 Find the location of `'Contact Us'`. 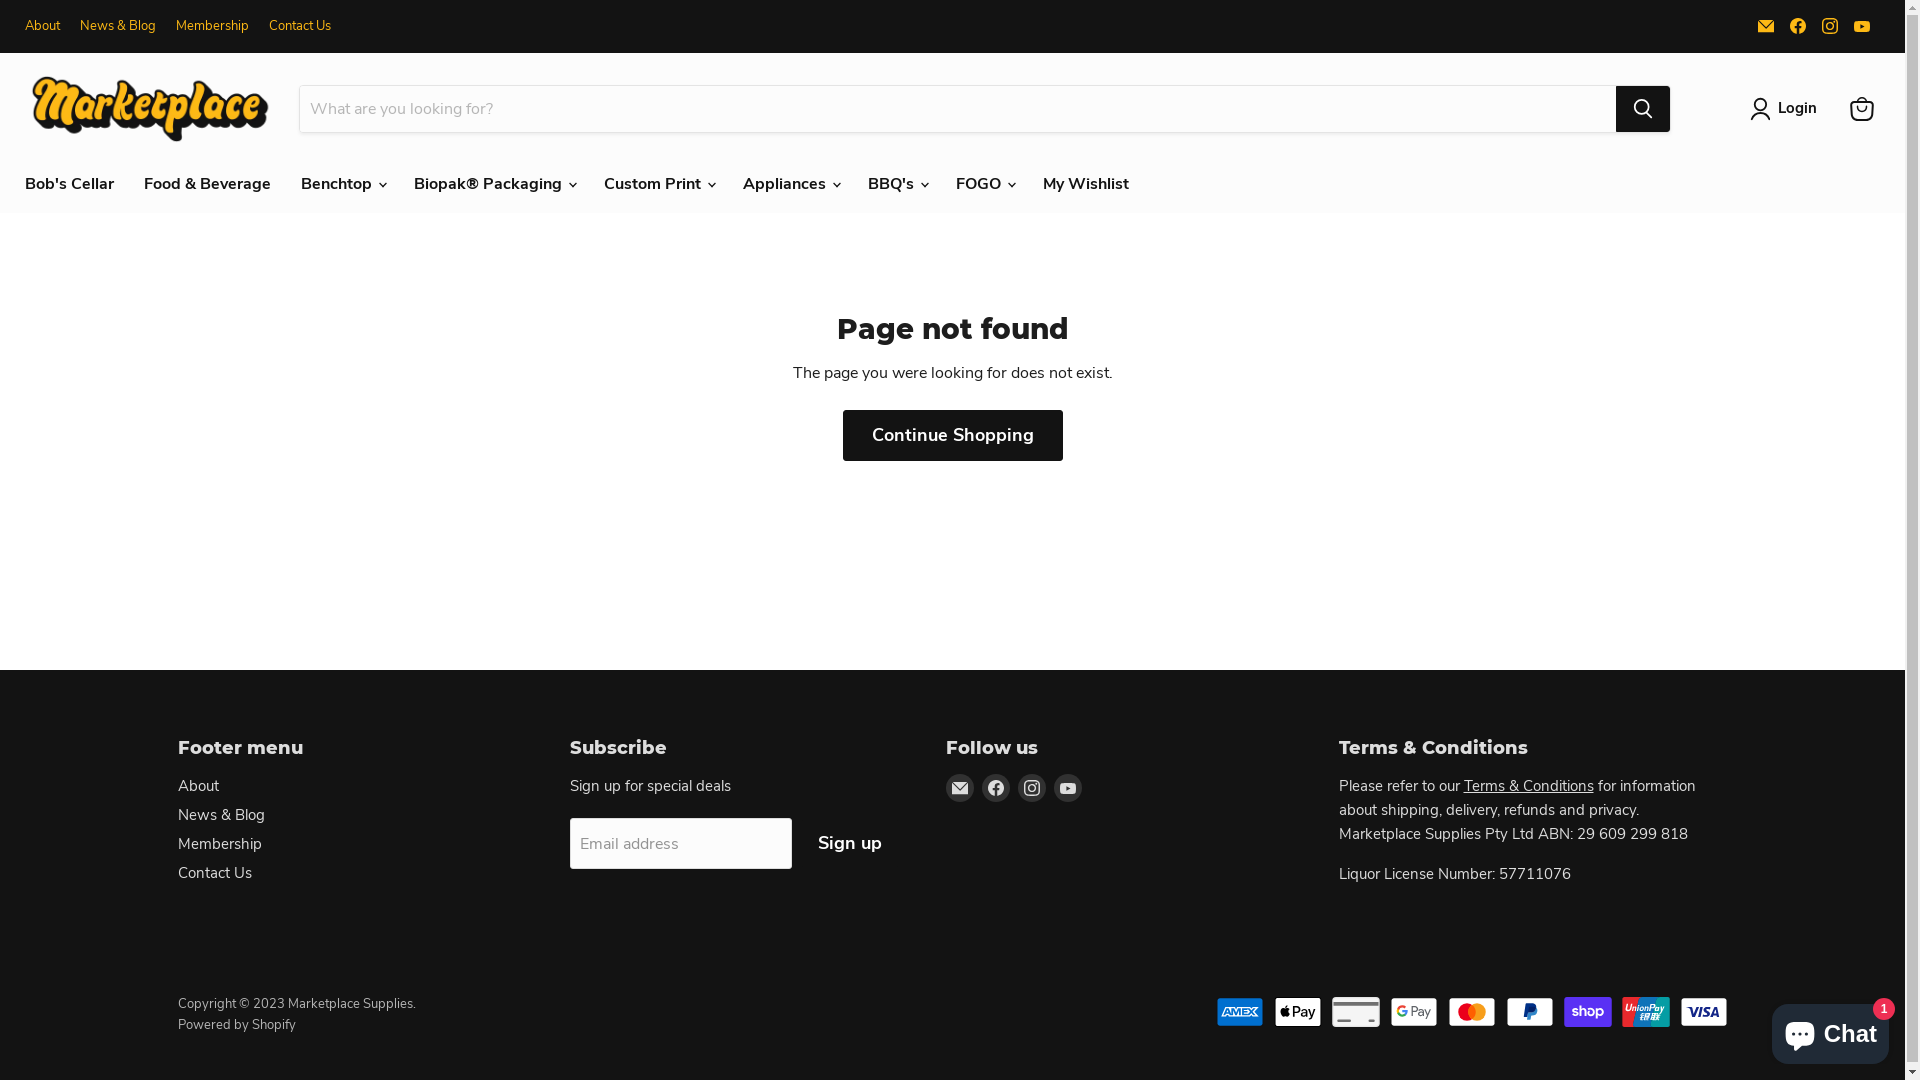

'Contact Us' is located at coordinates (215, 871).